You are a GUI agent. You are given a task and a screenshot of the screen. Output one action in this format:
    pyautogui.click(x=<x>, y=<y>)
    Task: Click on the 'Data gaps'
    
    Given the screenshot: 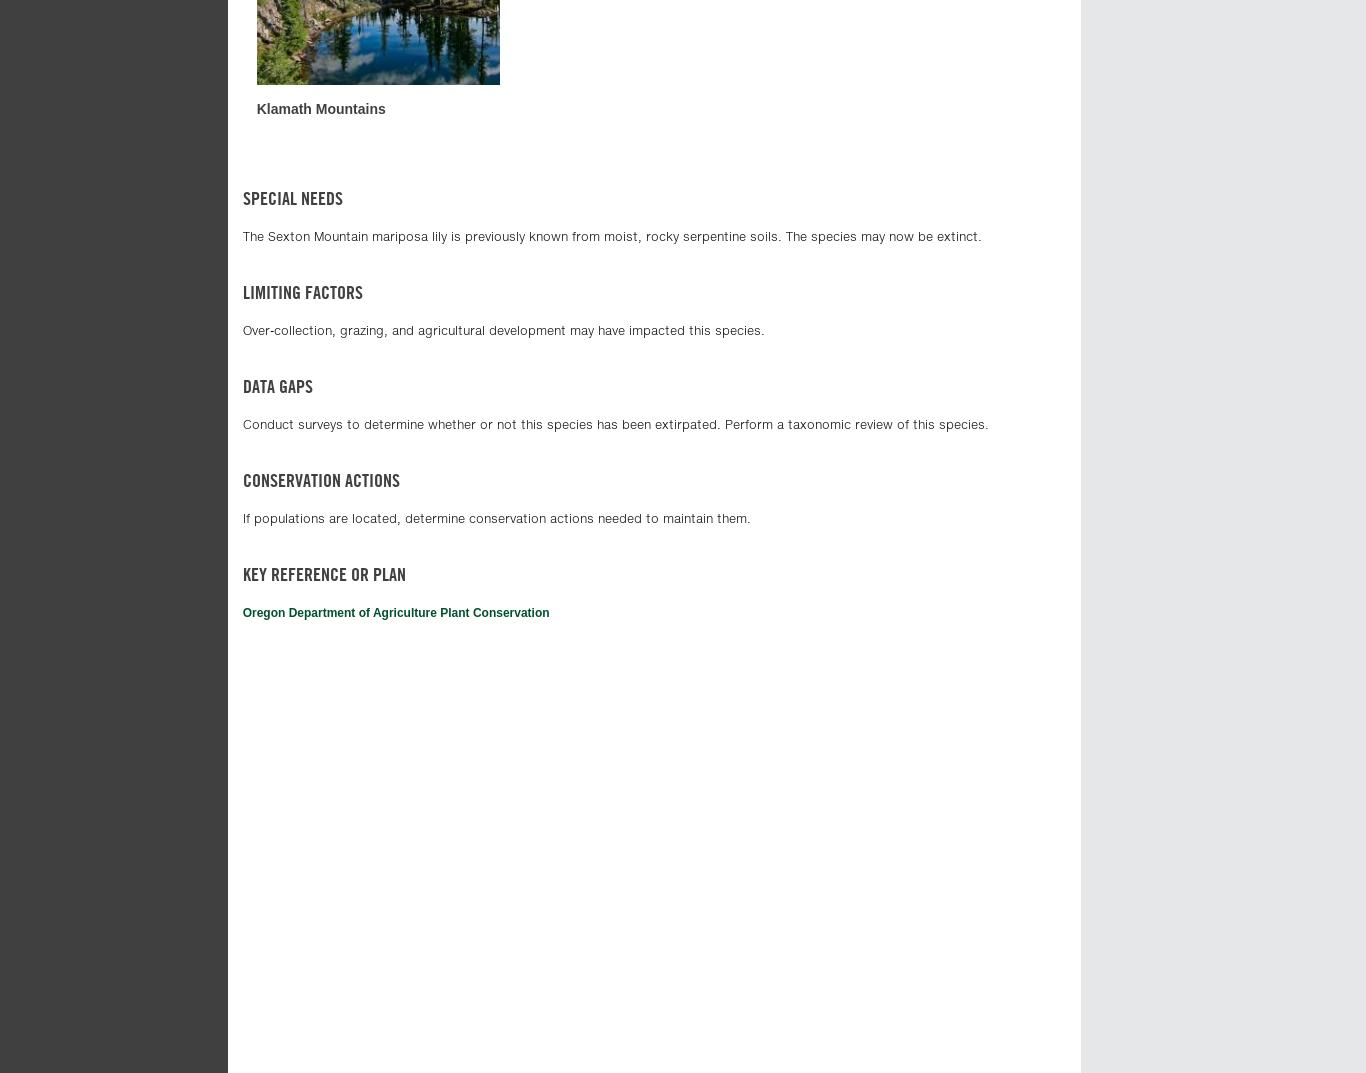 What is the action you would take?
    pyautogui.click(x=242, y=383)
    